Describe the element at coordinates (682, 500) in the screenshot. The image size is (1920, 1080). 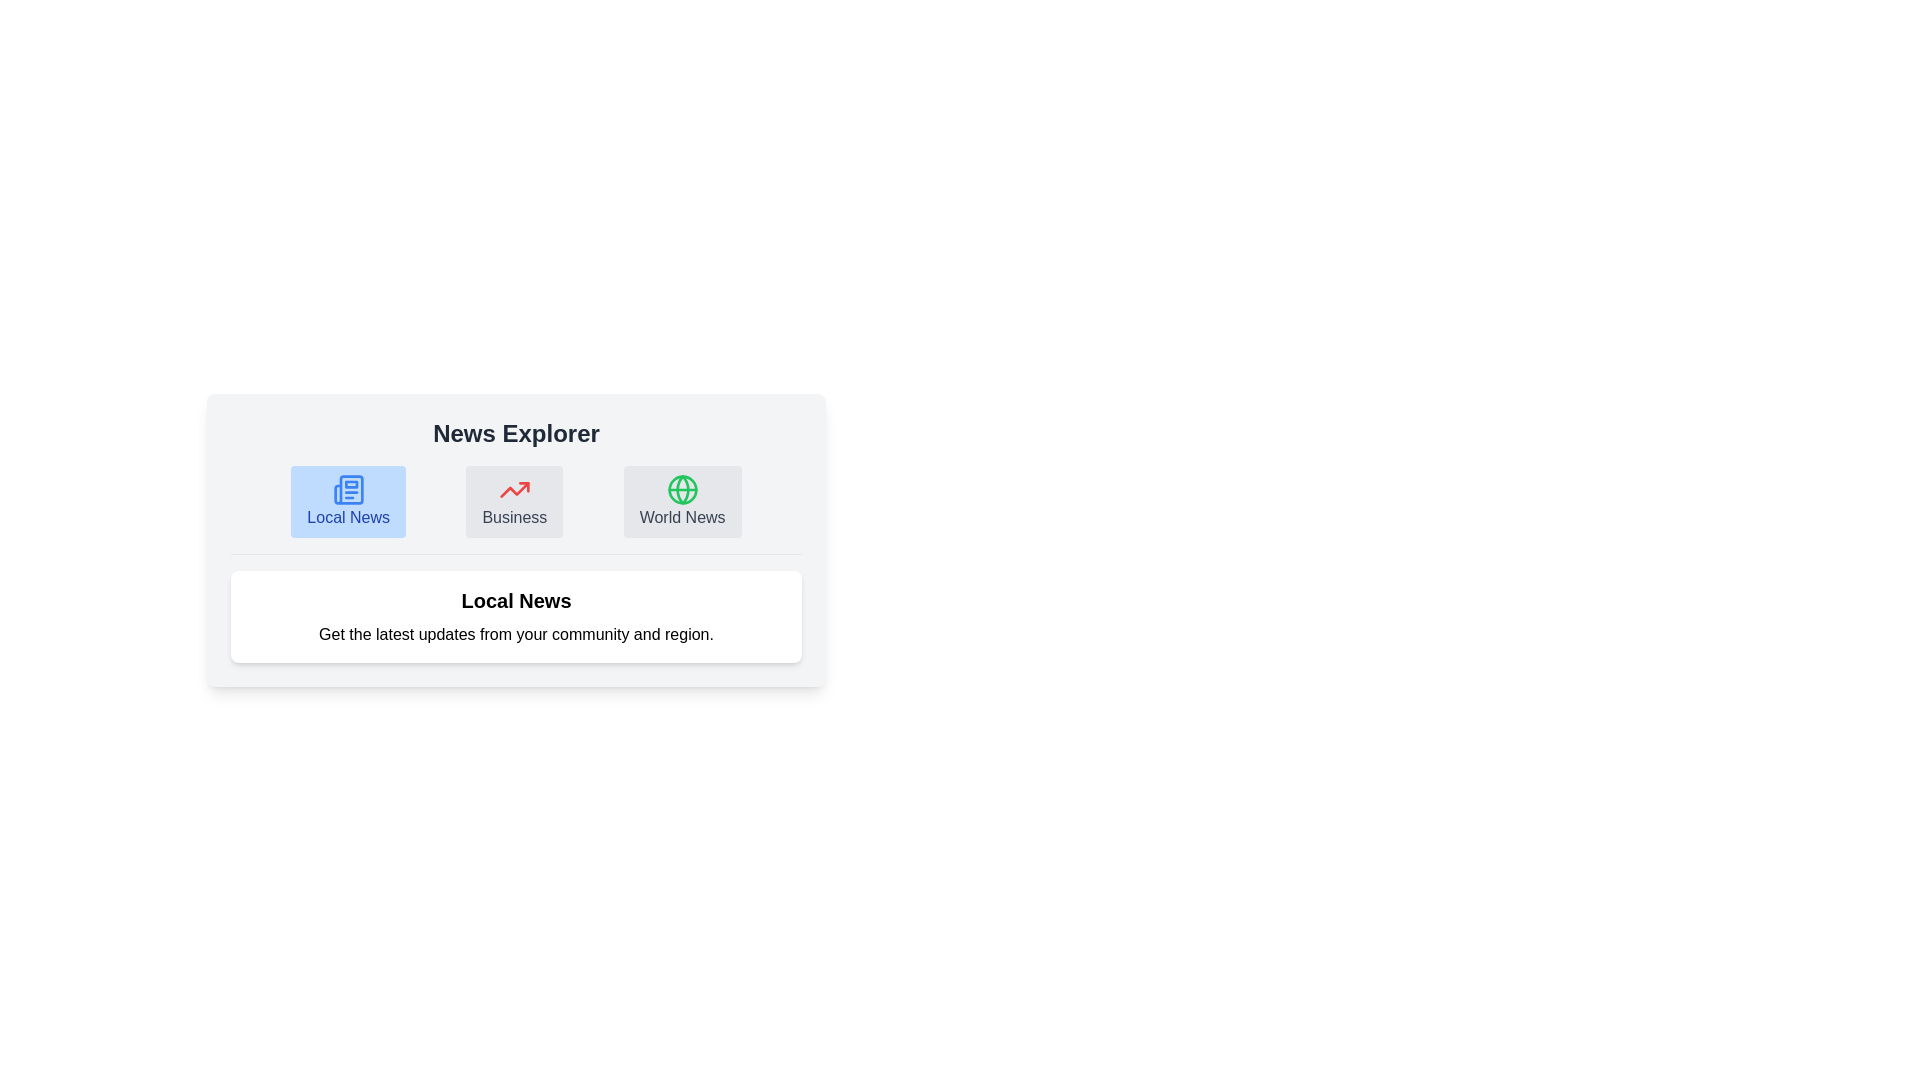
I see `the icon for World News` at that location.